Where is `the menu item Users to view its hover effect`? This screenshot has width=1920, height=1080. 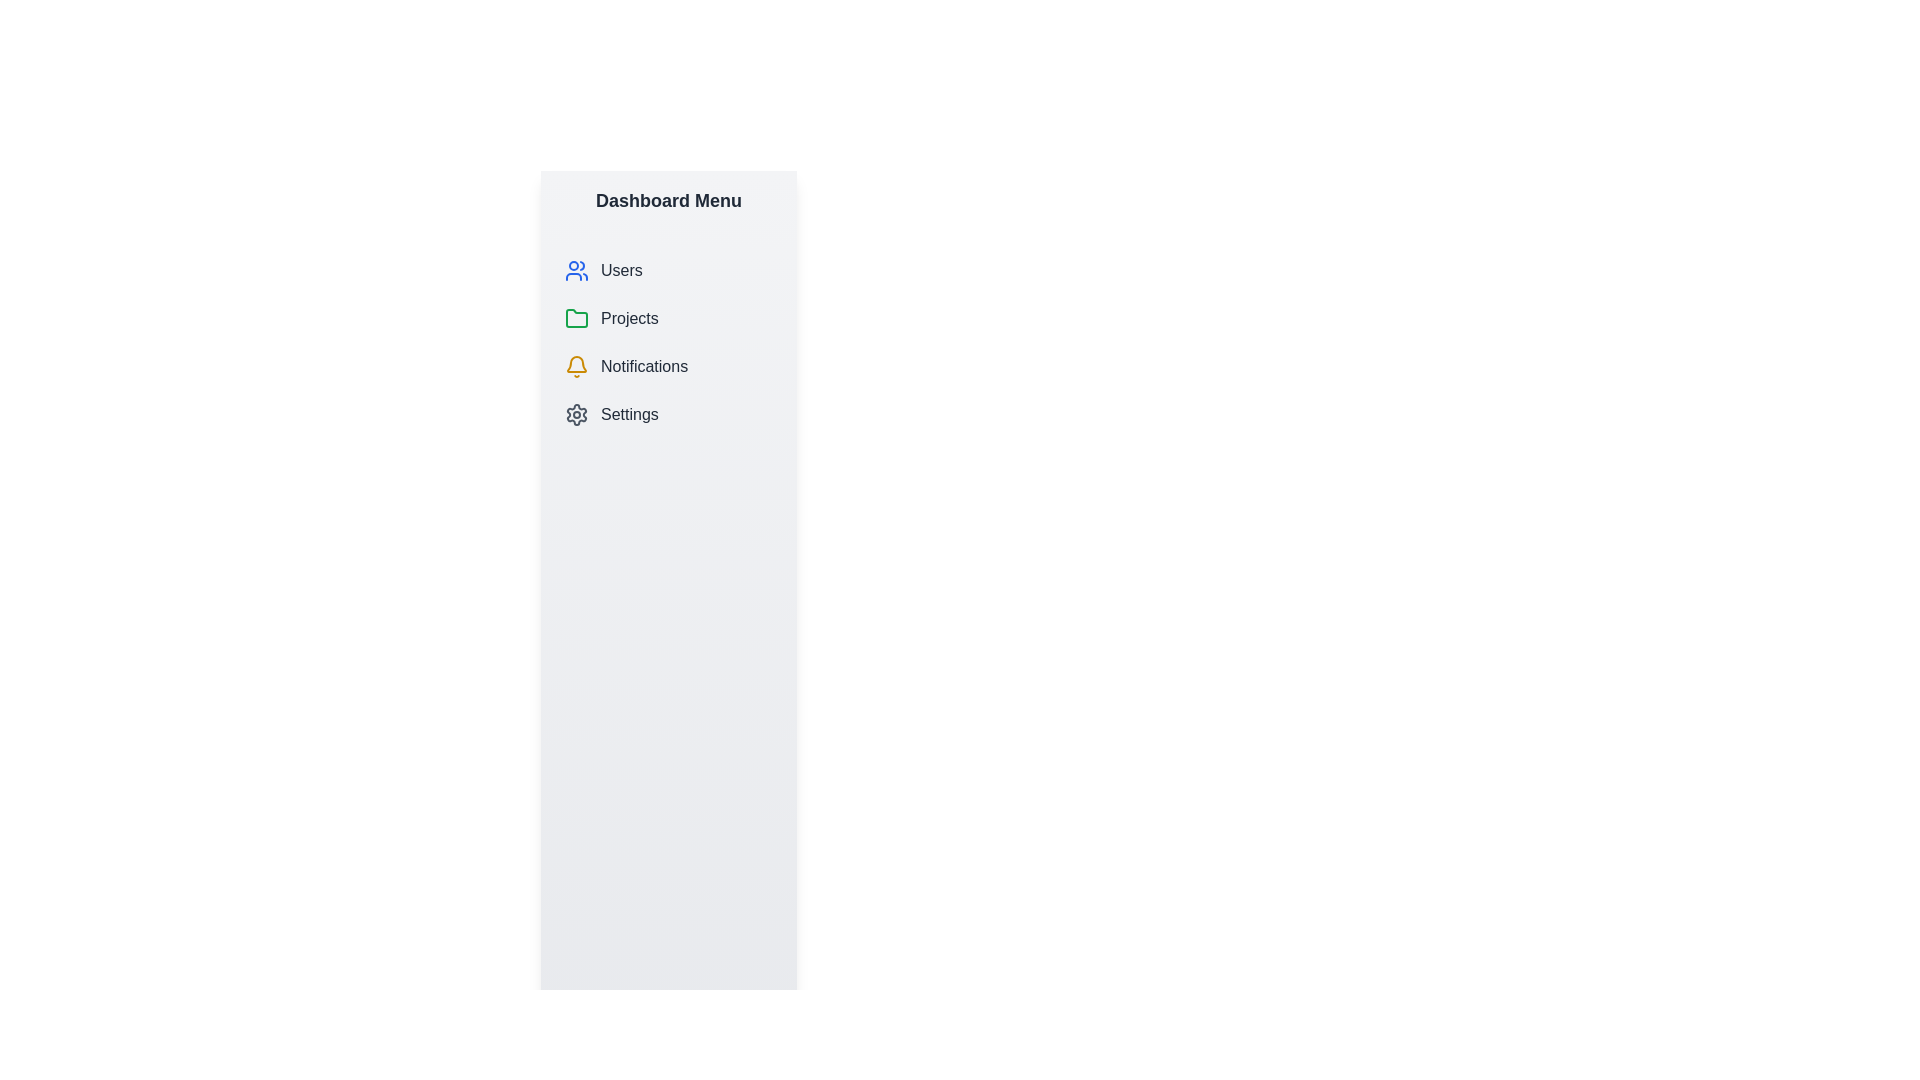
the menu item Users to view its hover effect is located at coordinates (668, 270).